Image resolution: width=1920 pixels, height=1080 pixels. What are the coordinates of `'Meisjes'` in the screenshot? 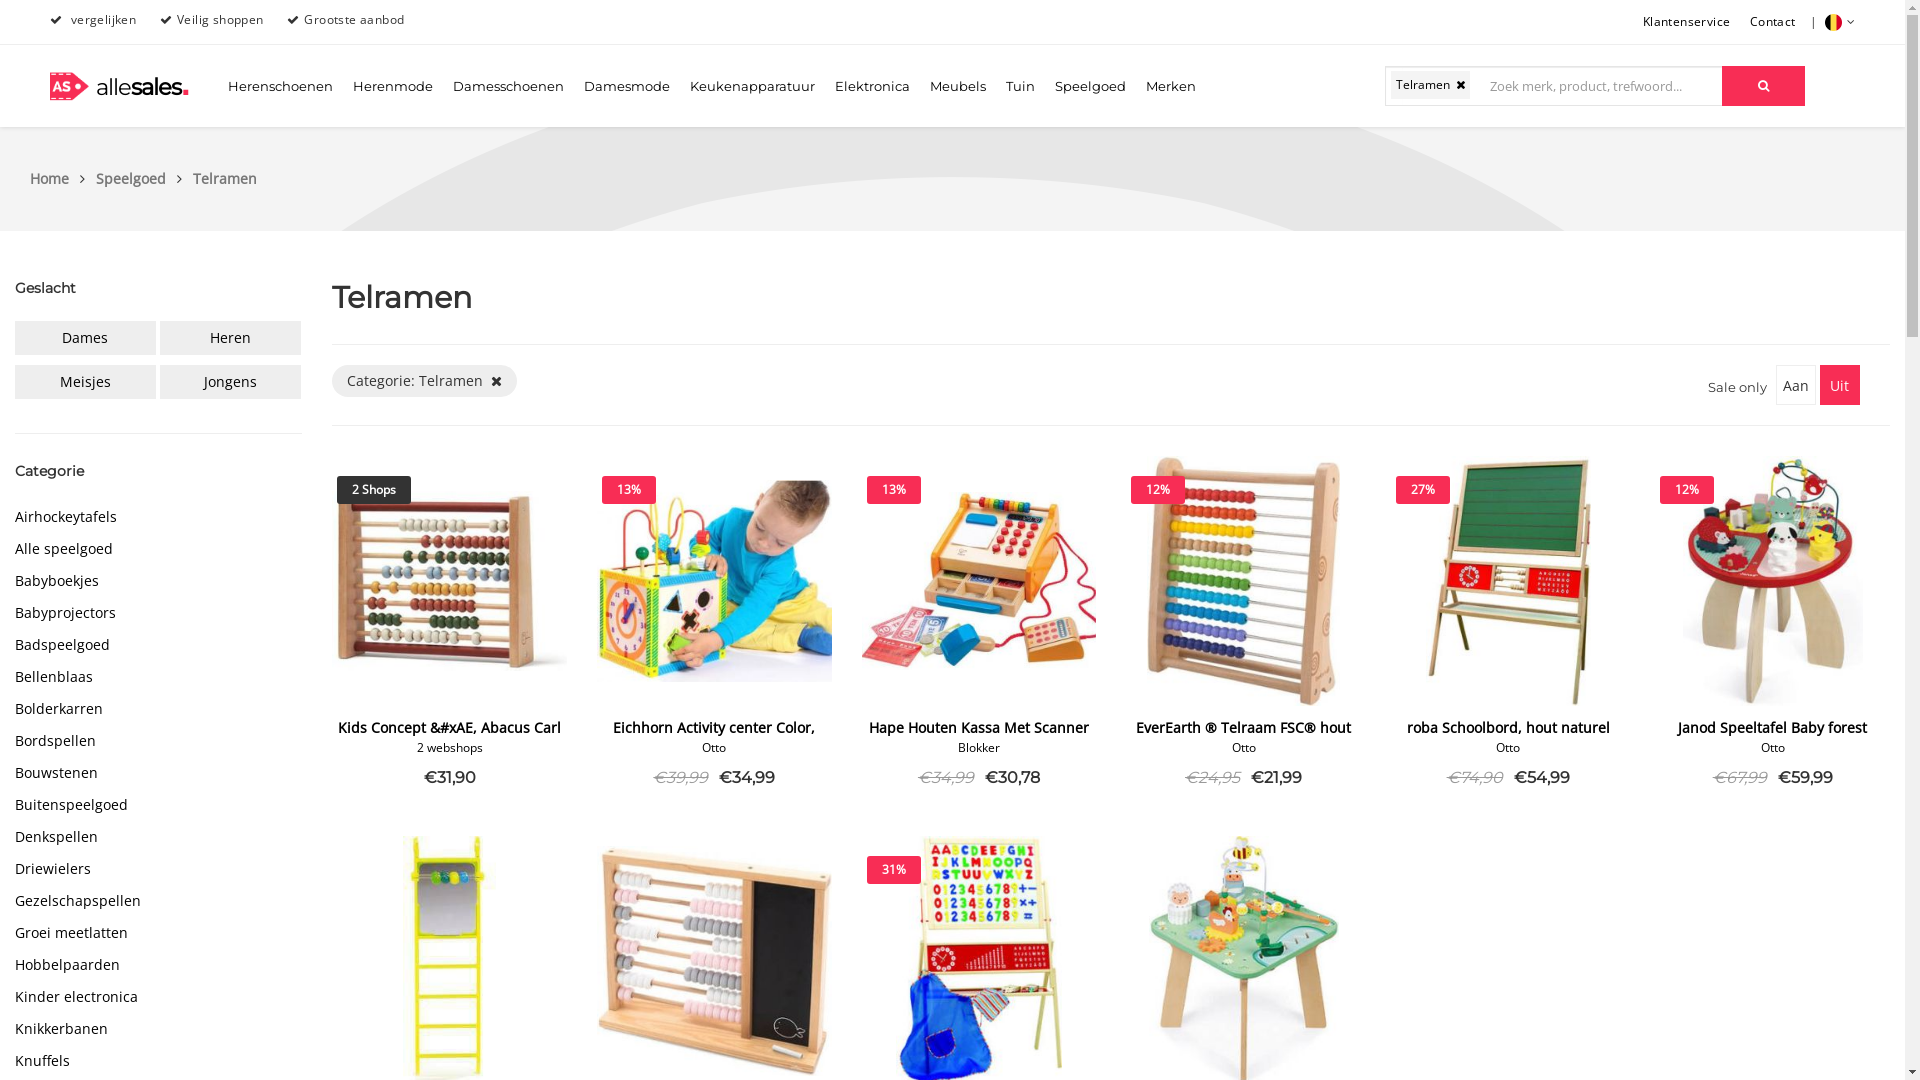 It's located at (84, 381).